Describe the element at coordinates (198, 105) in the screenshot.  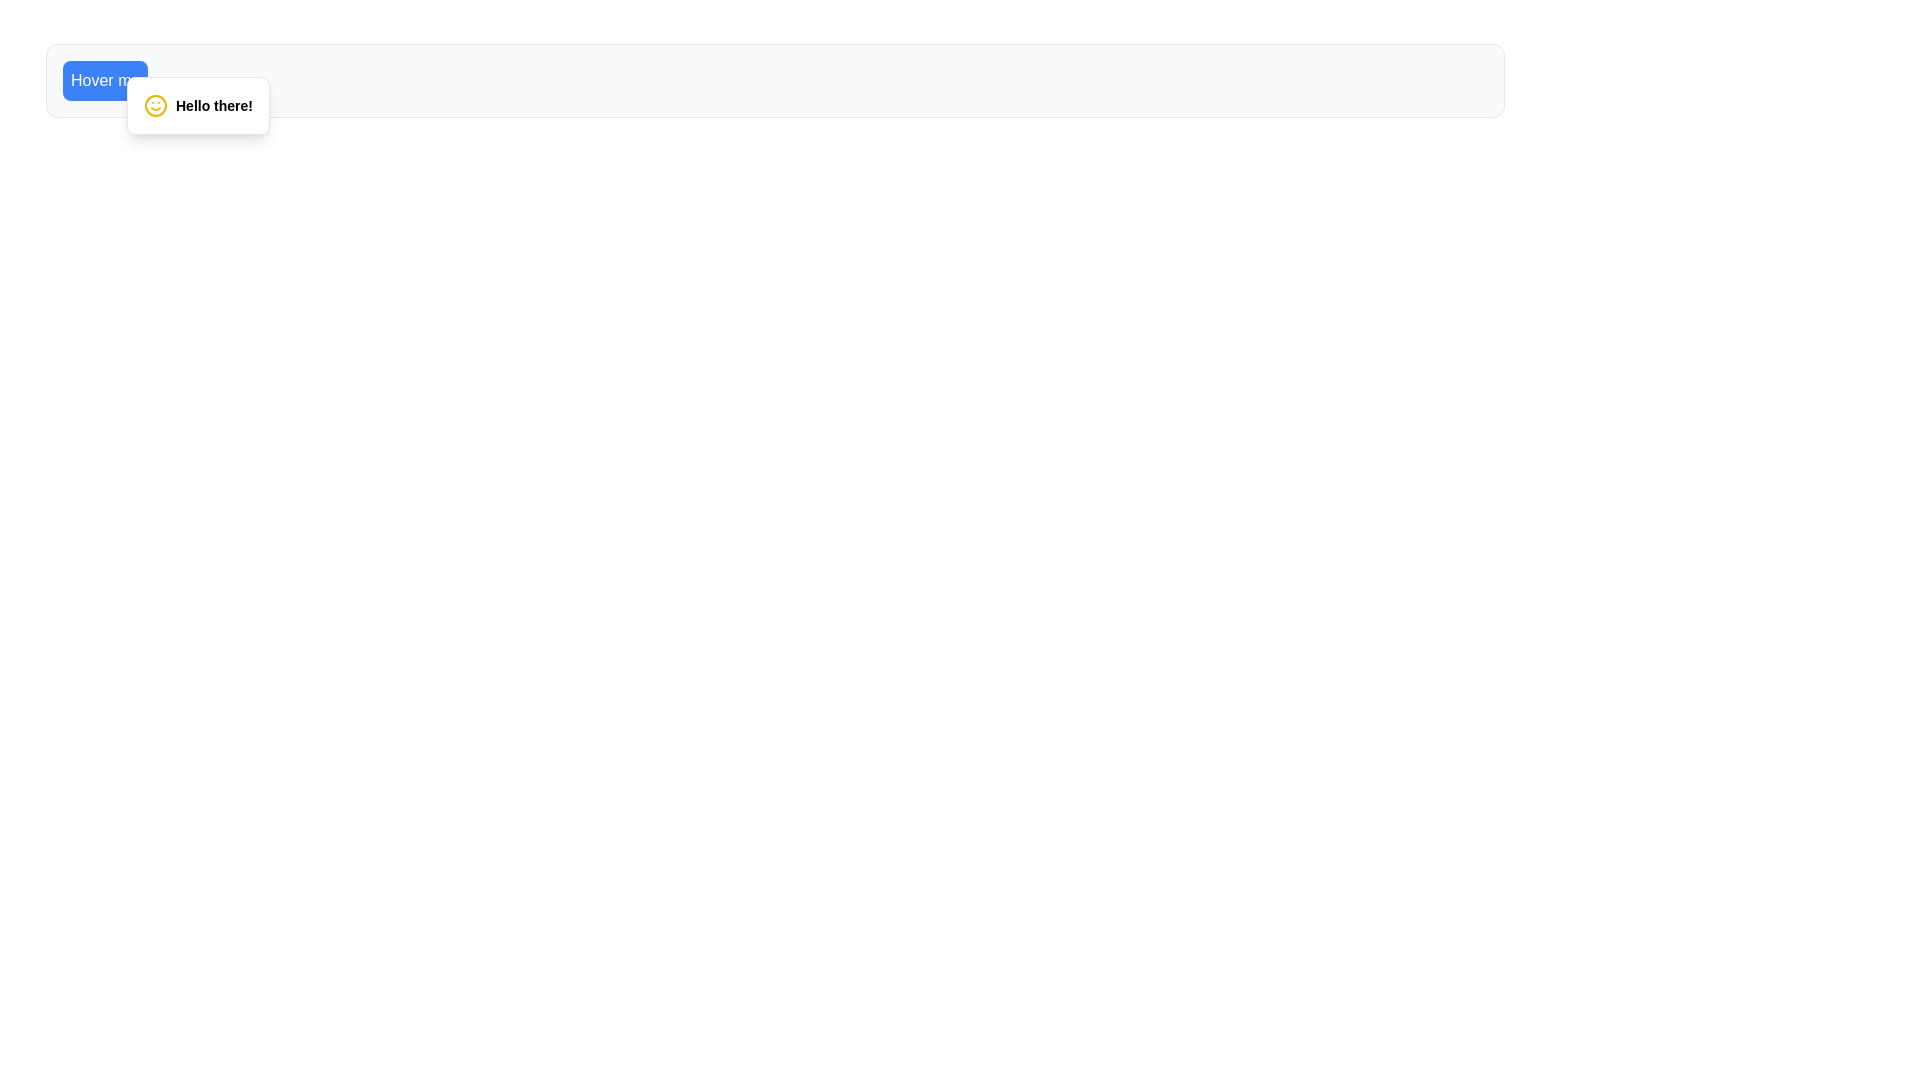
I see `the text 'Hello there!' within the tooltip that appears after hovering over the blue button labeled 'Hover me'` at that location.